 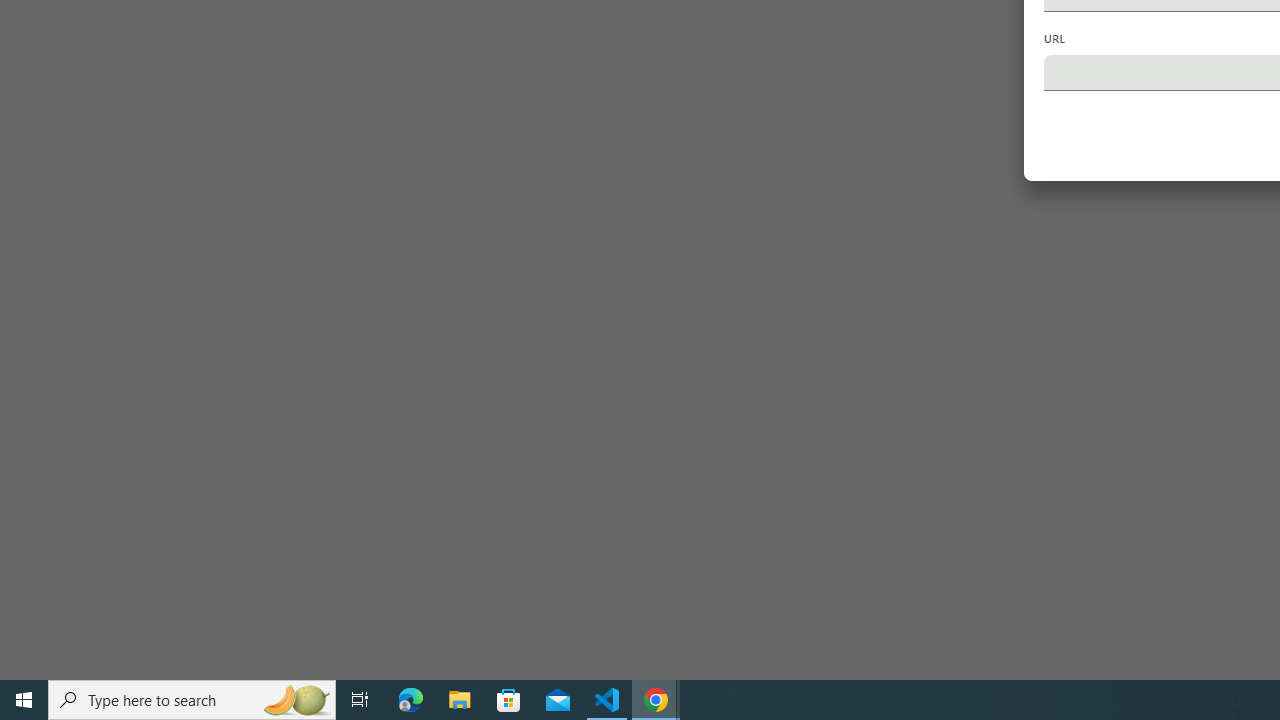 What do you see at coordinates (606, 698) in the screenshot?
I see `'Visual Studio Code - 1 running window'` at bounding box center [606, 698].